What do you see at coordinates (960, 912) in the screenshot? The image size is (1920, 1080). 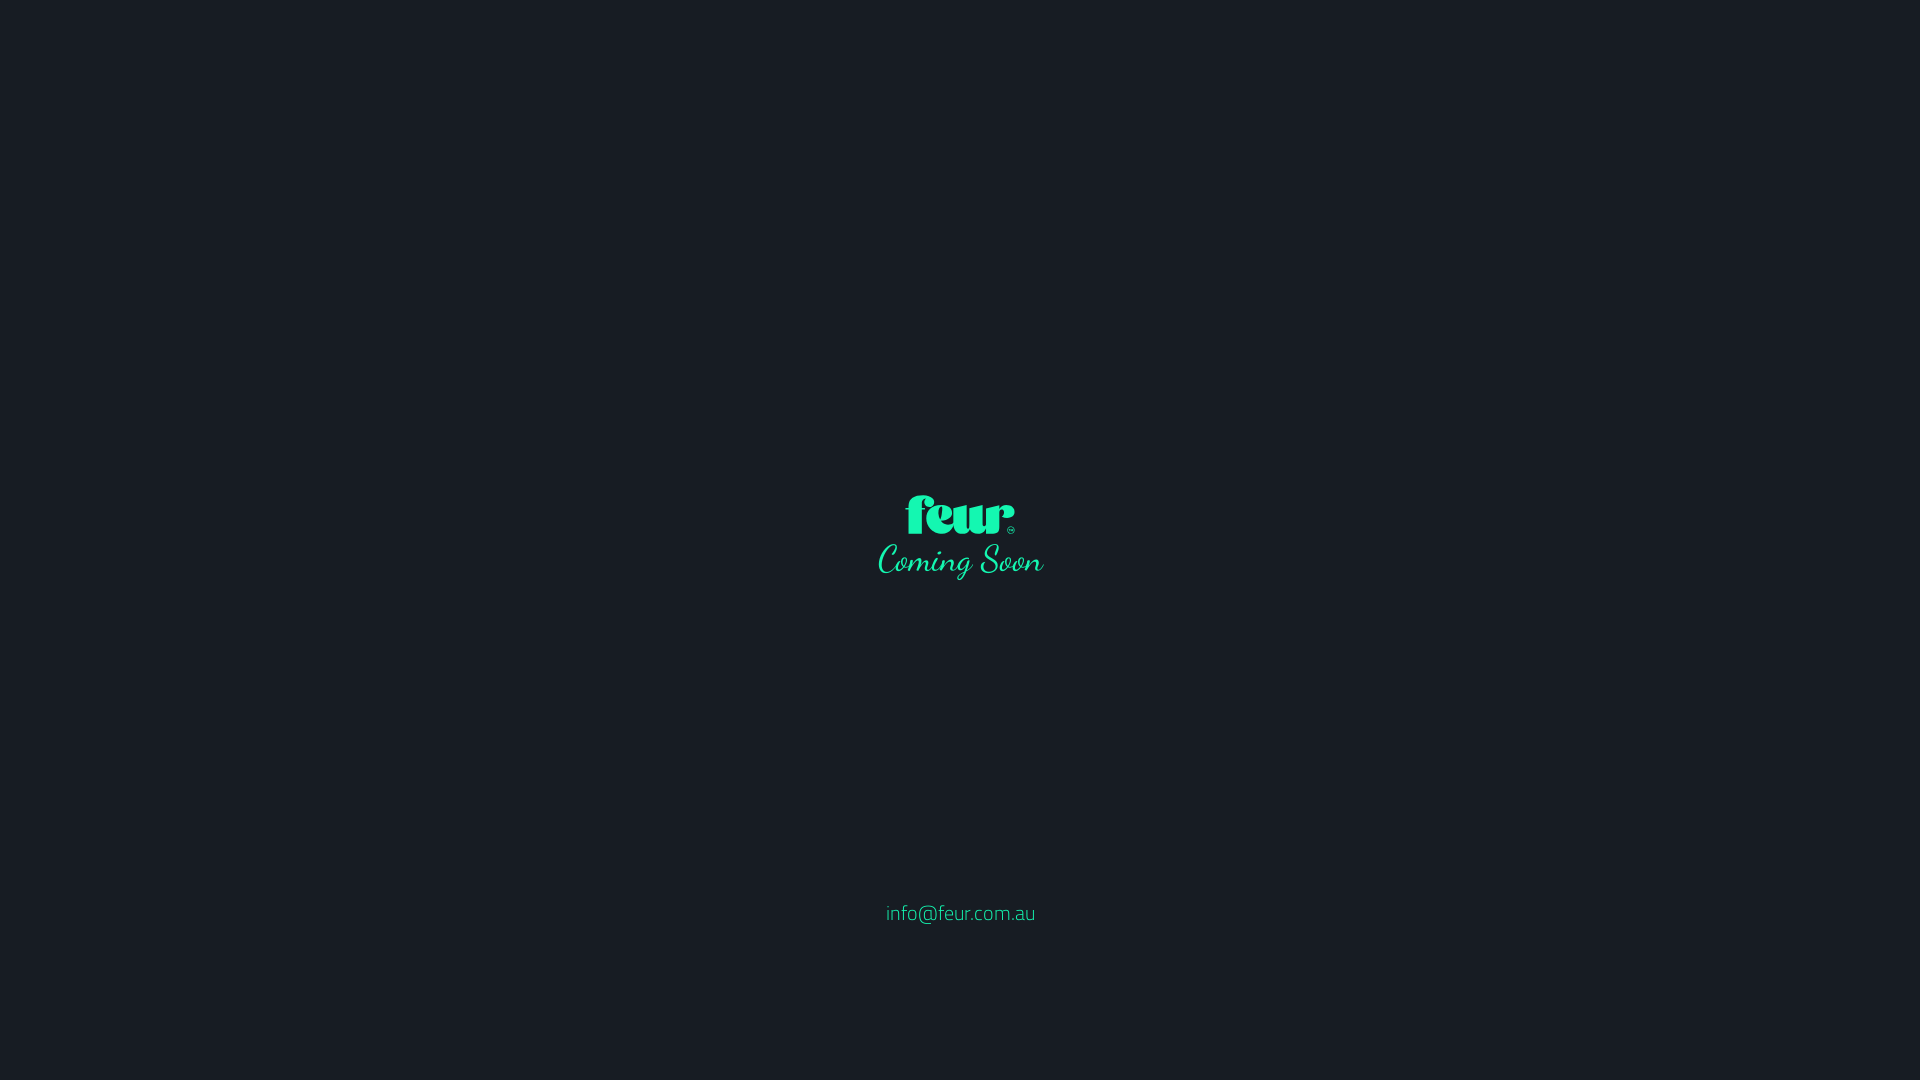 I see `'info@feur.com.au'` at bounding box center [960, 912].